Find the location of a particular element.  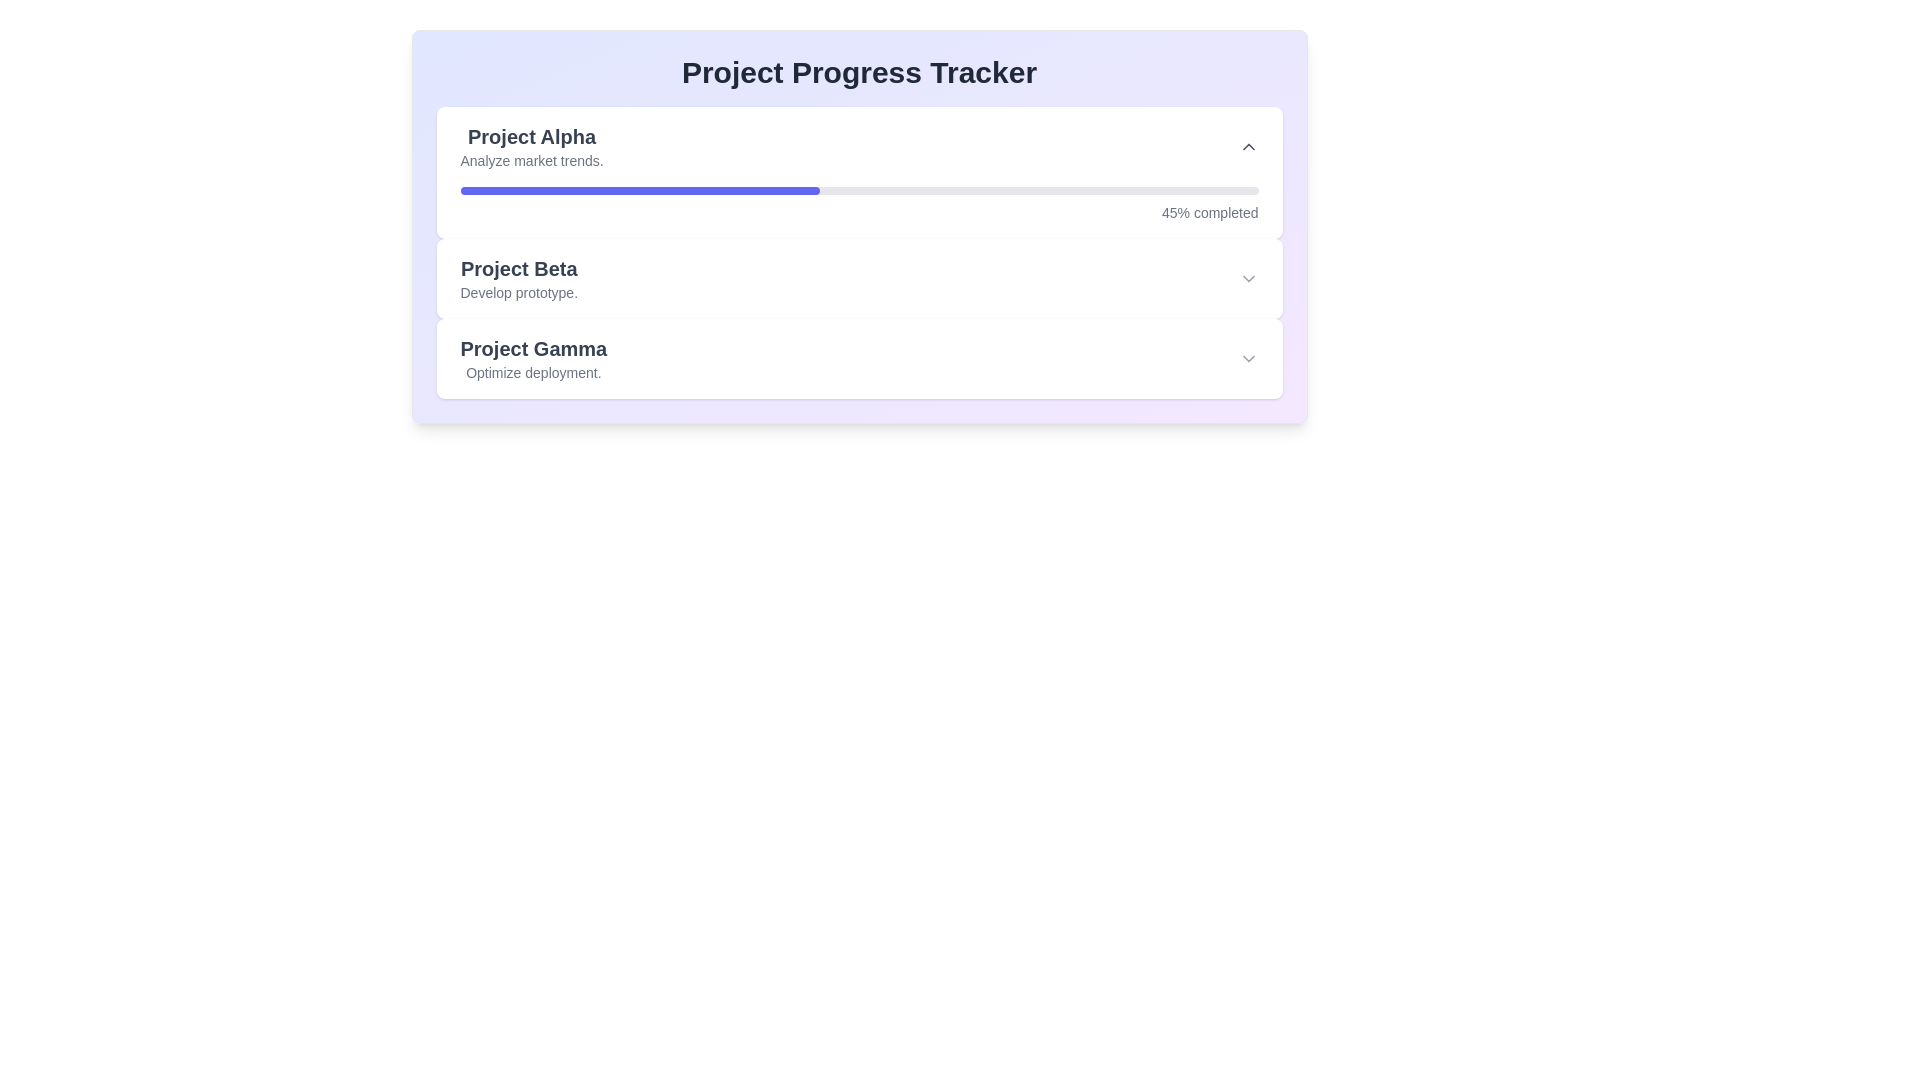

the upward-facing chevron icon styled with gray color tones located in the 'Project Alpha' section is located at coordinates (1247, 145).